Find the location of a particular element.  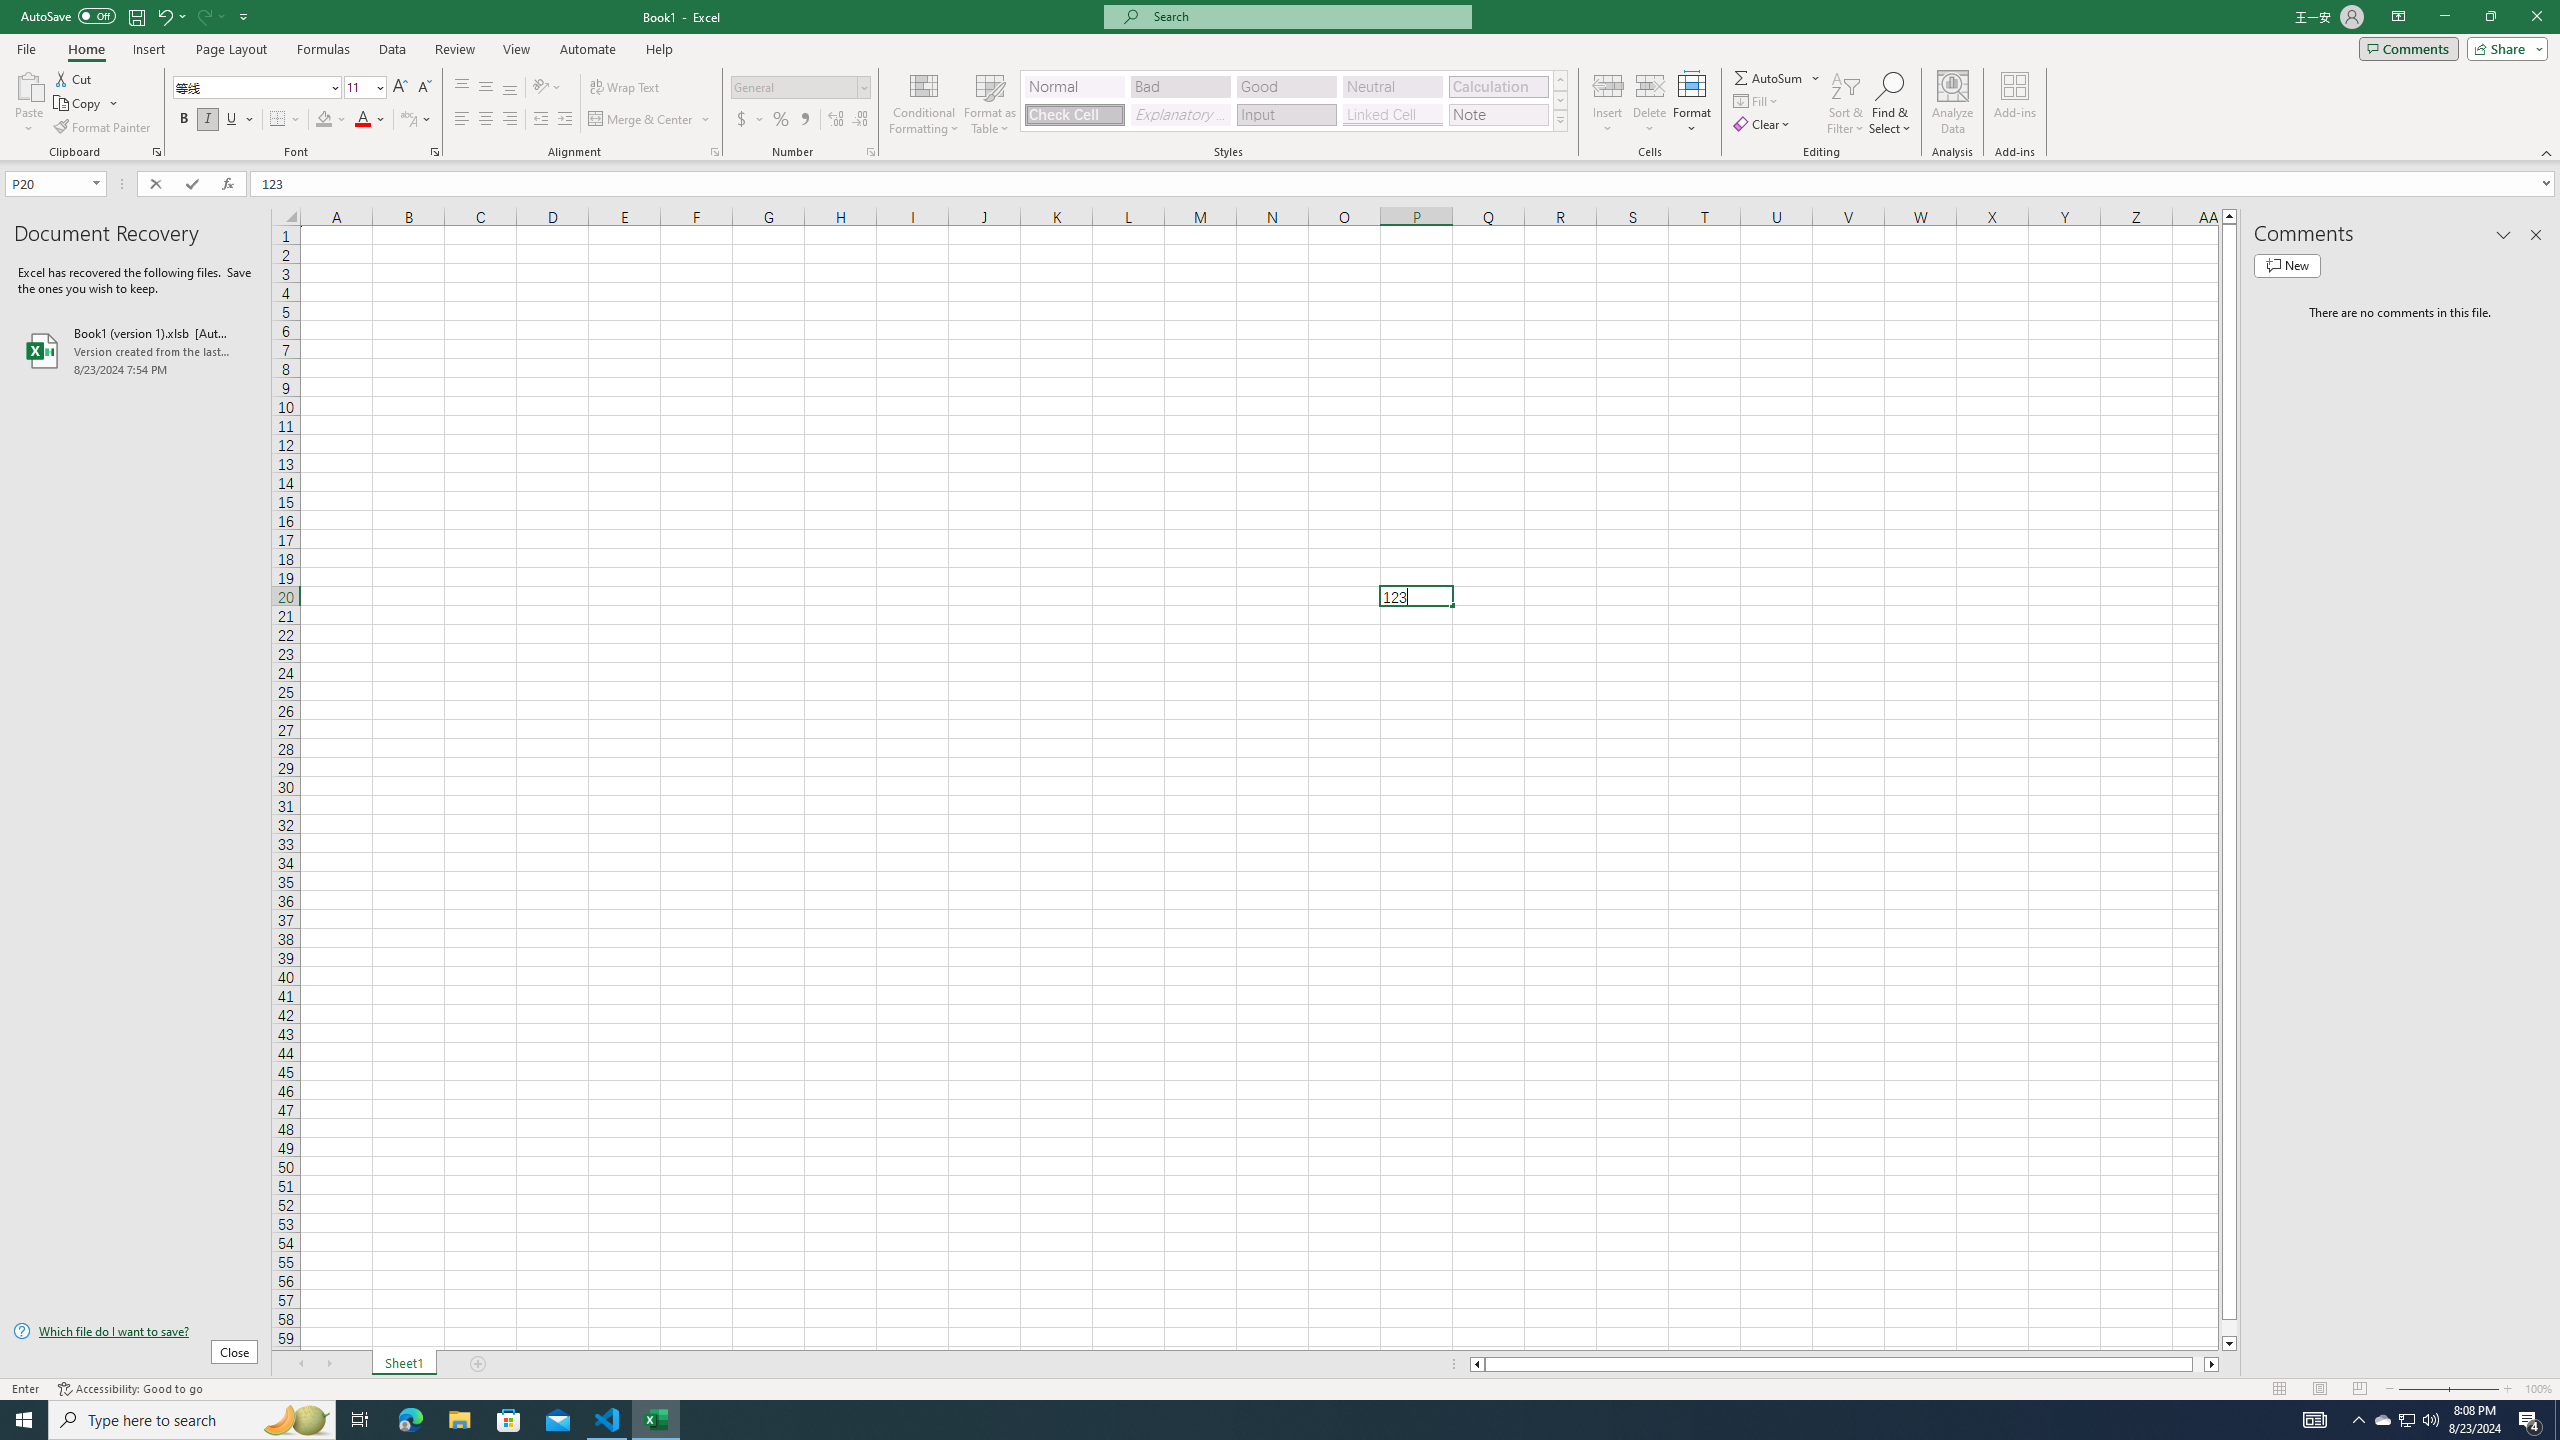

'Format Cell Font' is located at coordinates (435, 150).